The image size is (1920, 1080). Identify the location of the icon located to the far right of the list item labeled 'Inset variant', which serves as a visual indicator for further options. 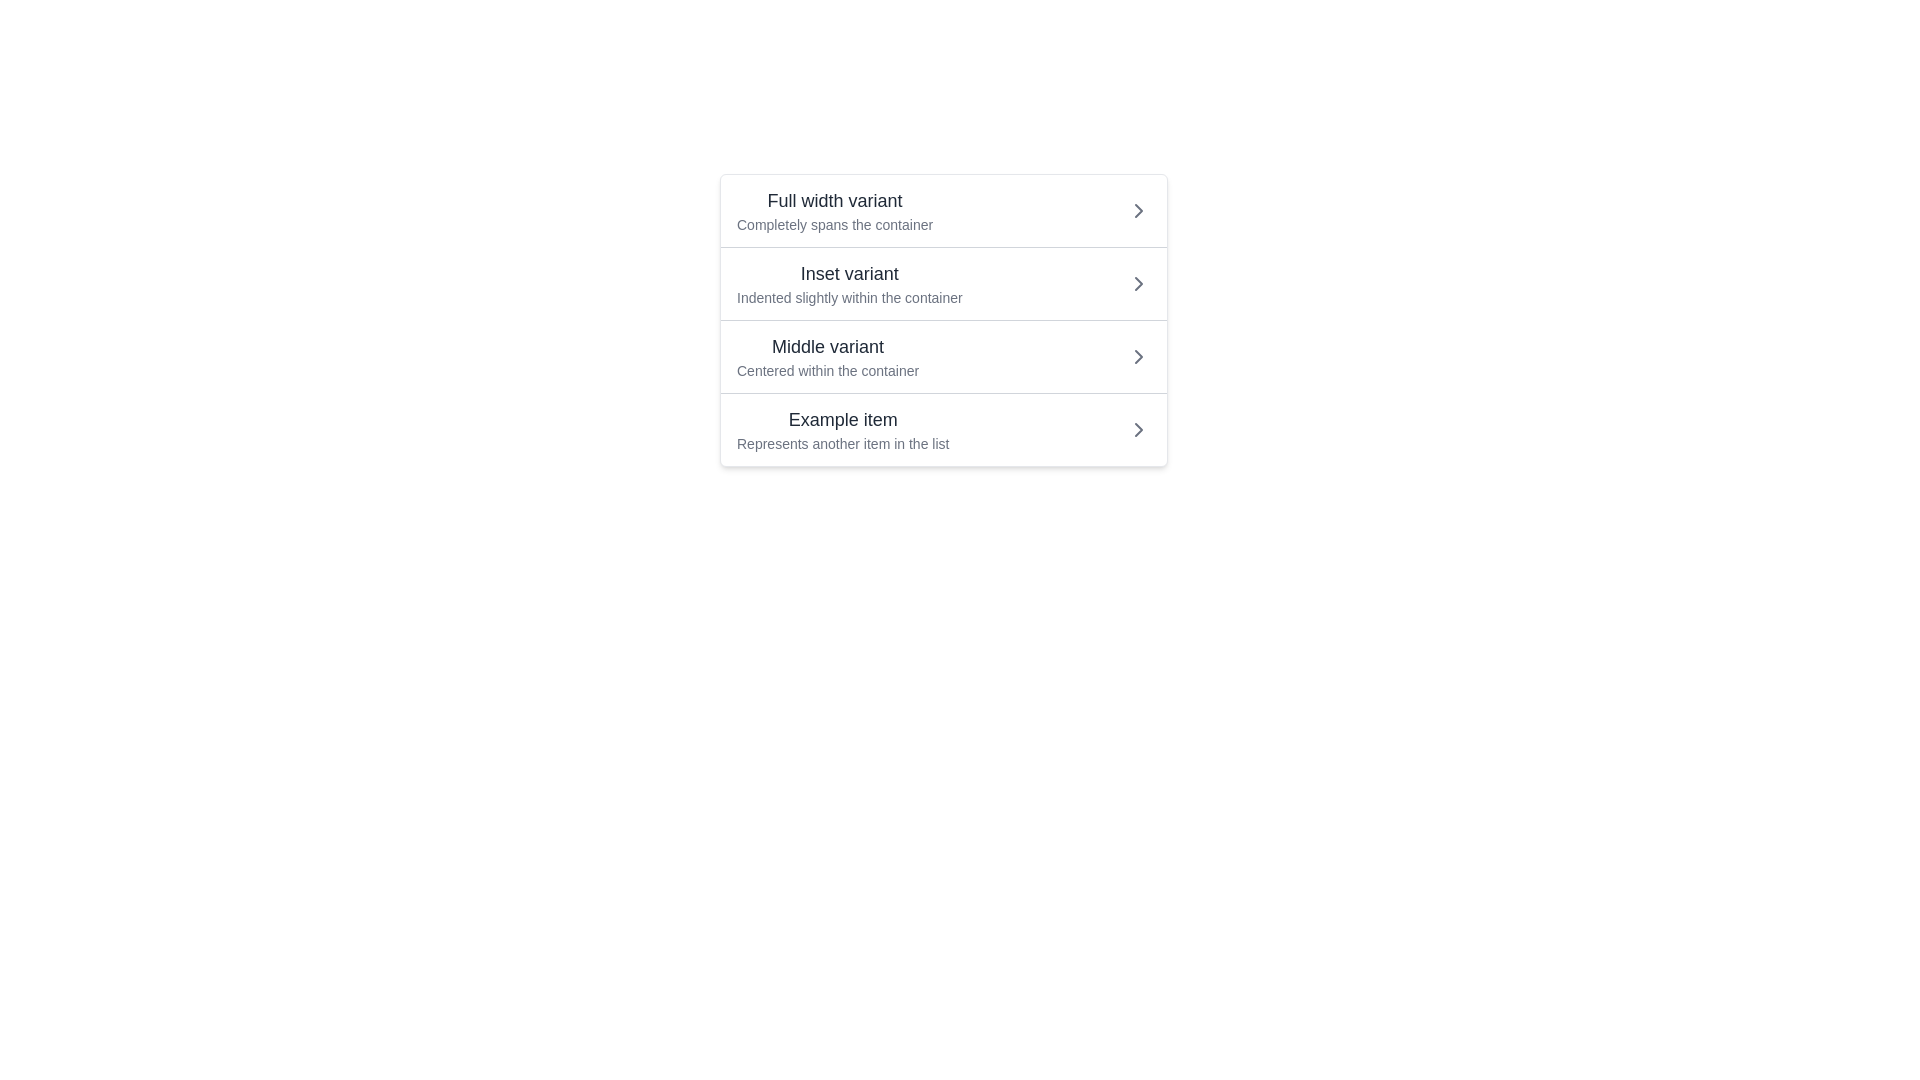
(1138, 284).